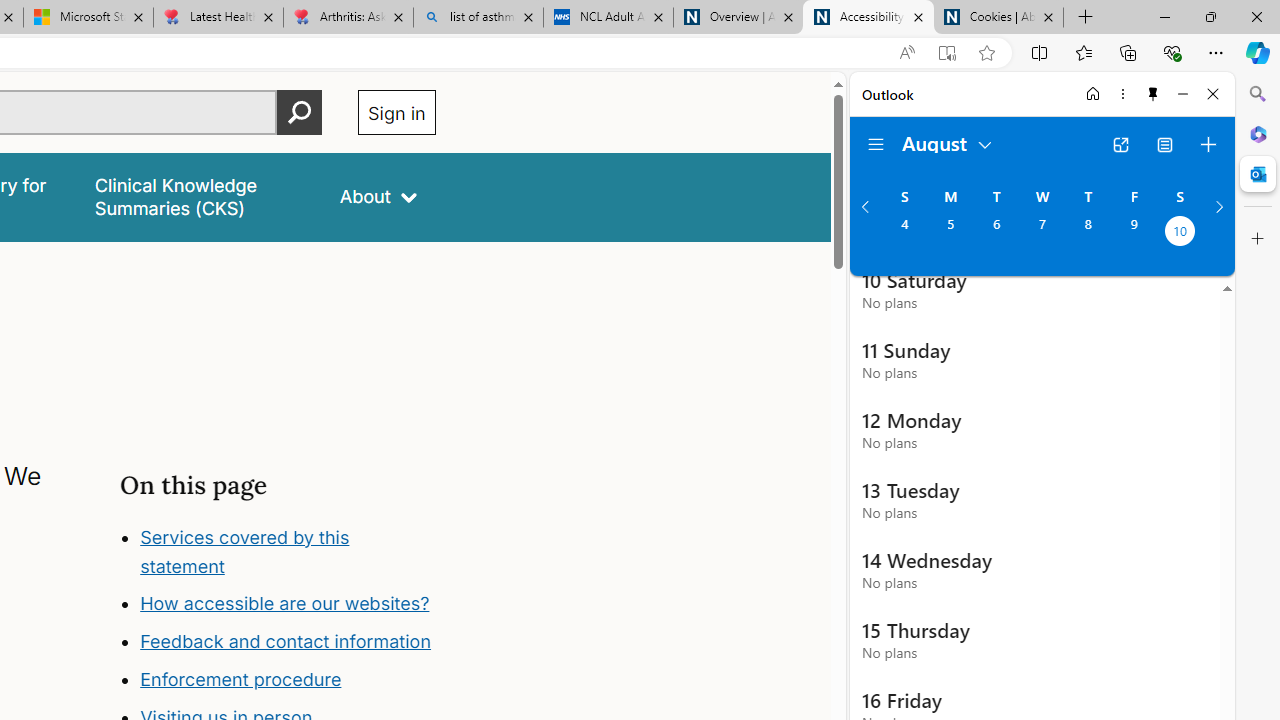 The height and width of the screenshot is (720, 1280). Describe the element at coordinates (283, 603) in the screenshot. I see `'How accessible are our websites?'` at that location.